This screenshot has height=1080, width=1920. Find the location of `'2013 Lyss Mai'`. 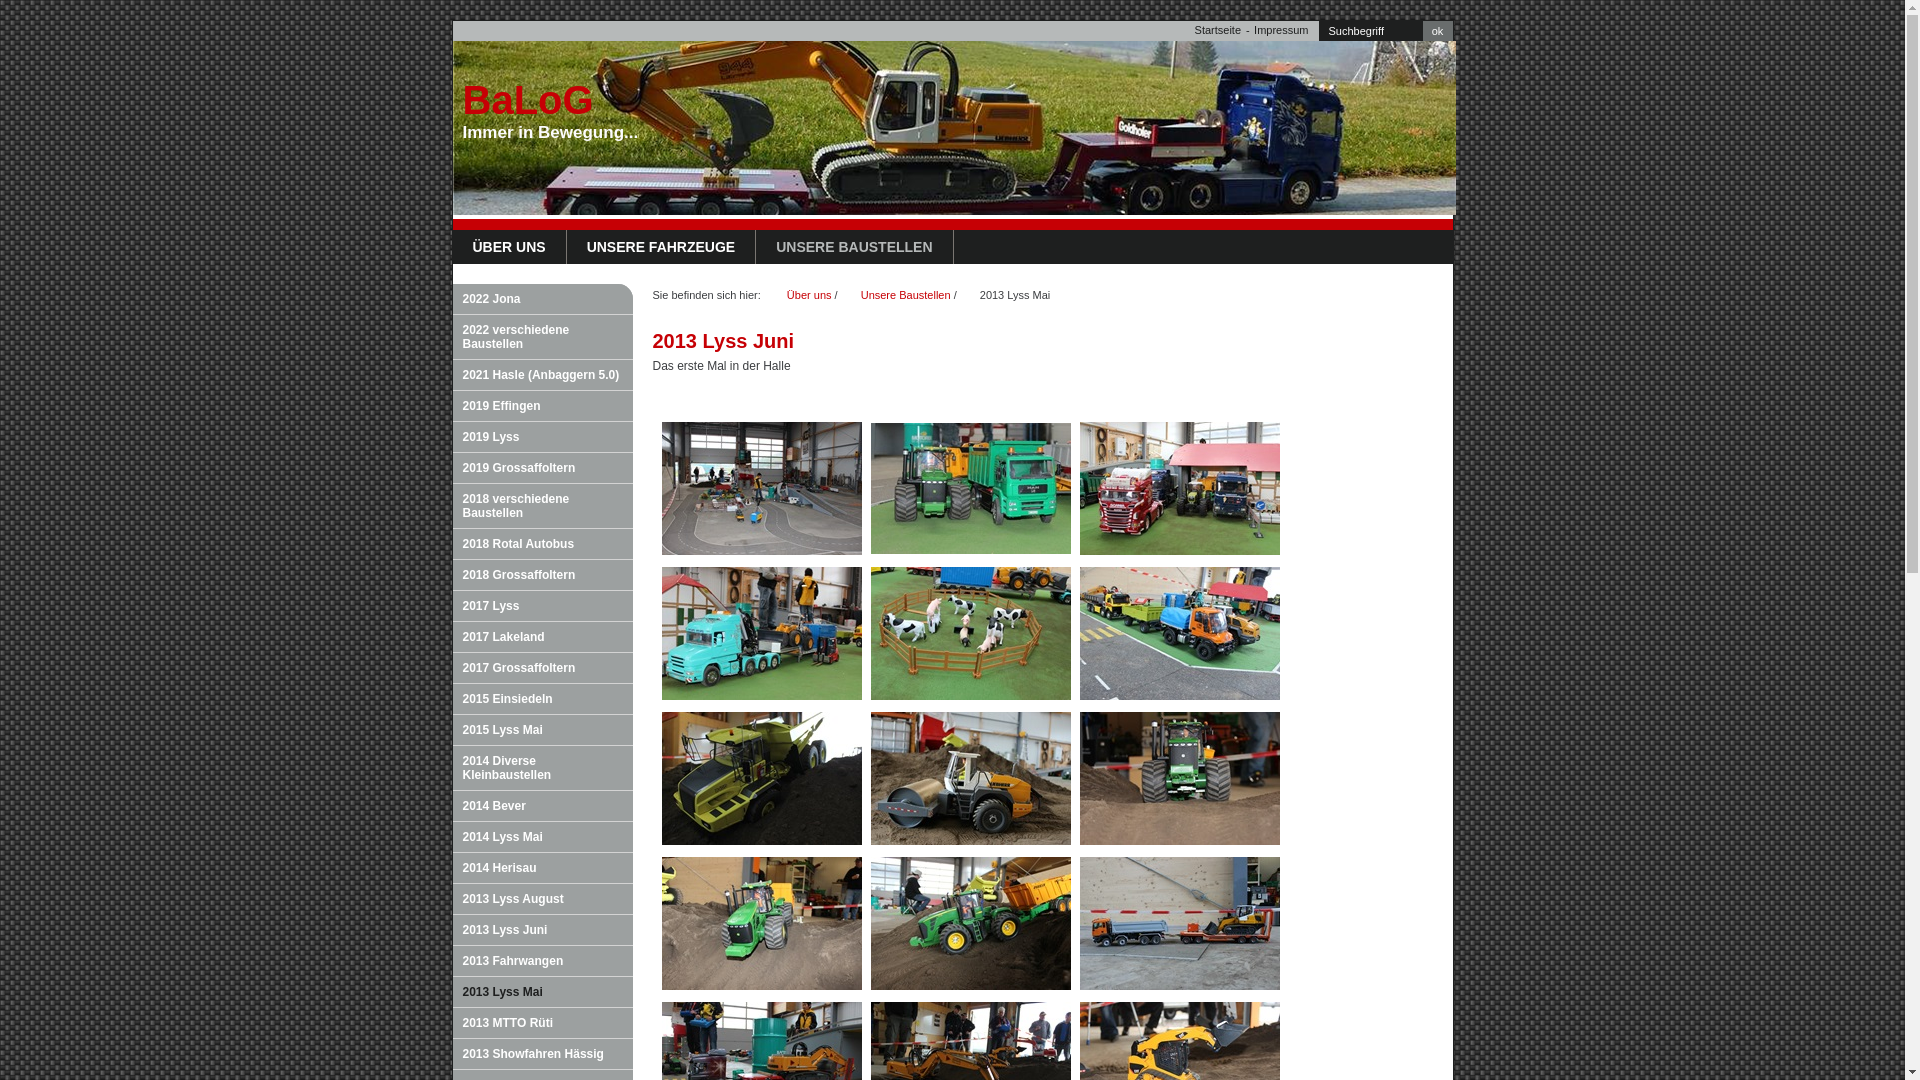

'2013 Lyss Mai' is located at coordinates (542, 992).